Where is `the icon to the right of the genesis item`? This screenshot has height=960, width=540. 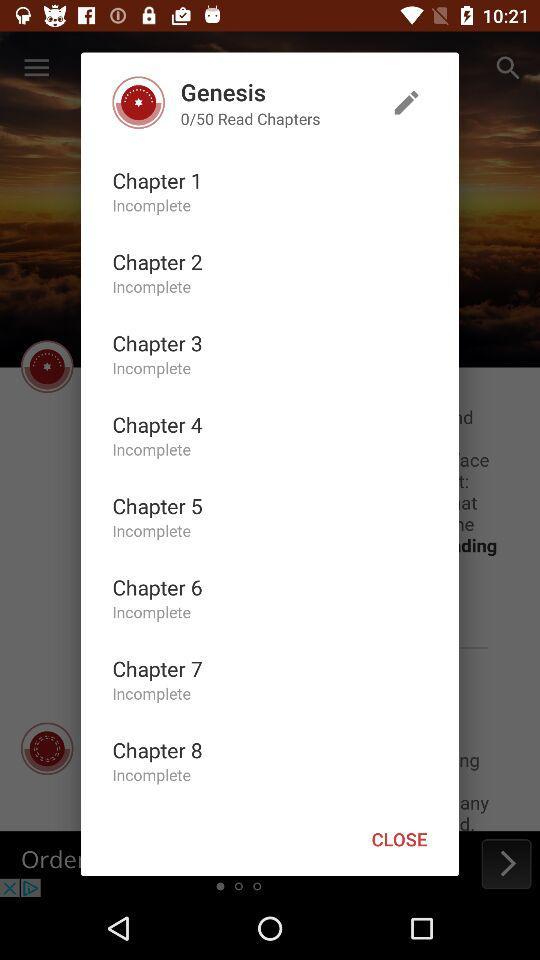
the icon to the right of the genesis item is located at coordinates (405, 102).